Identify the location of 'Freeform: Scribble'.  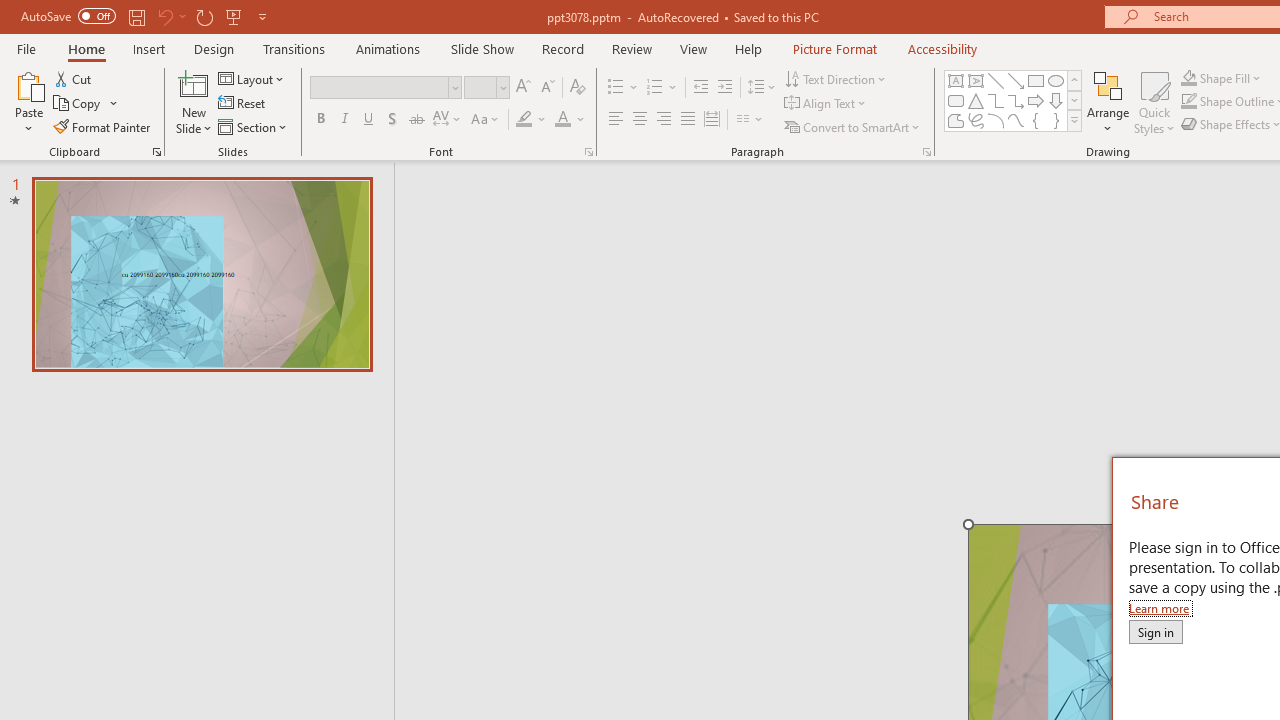
(976, 120).